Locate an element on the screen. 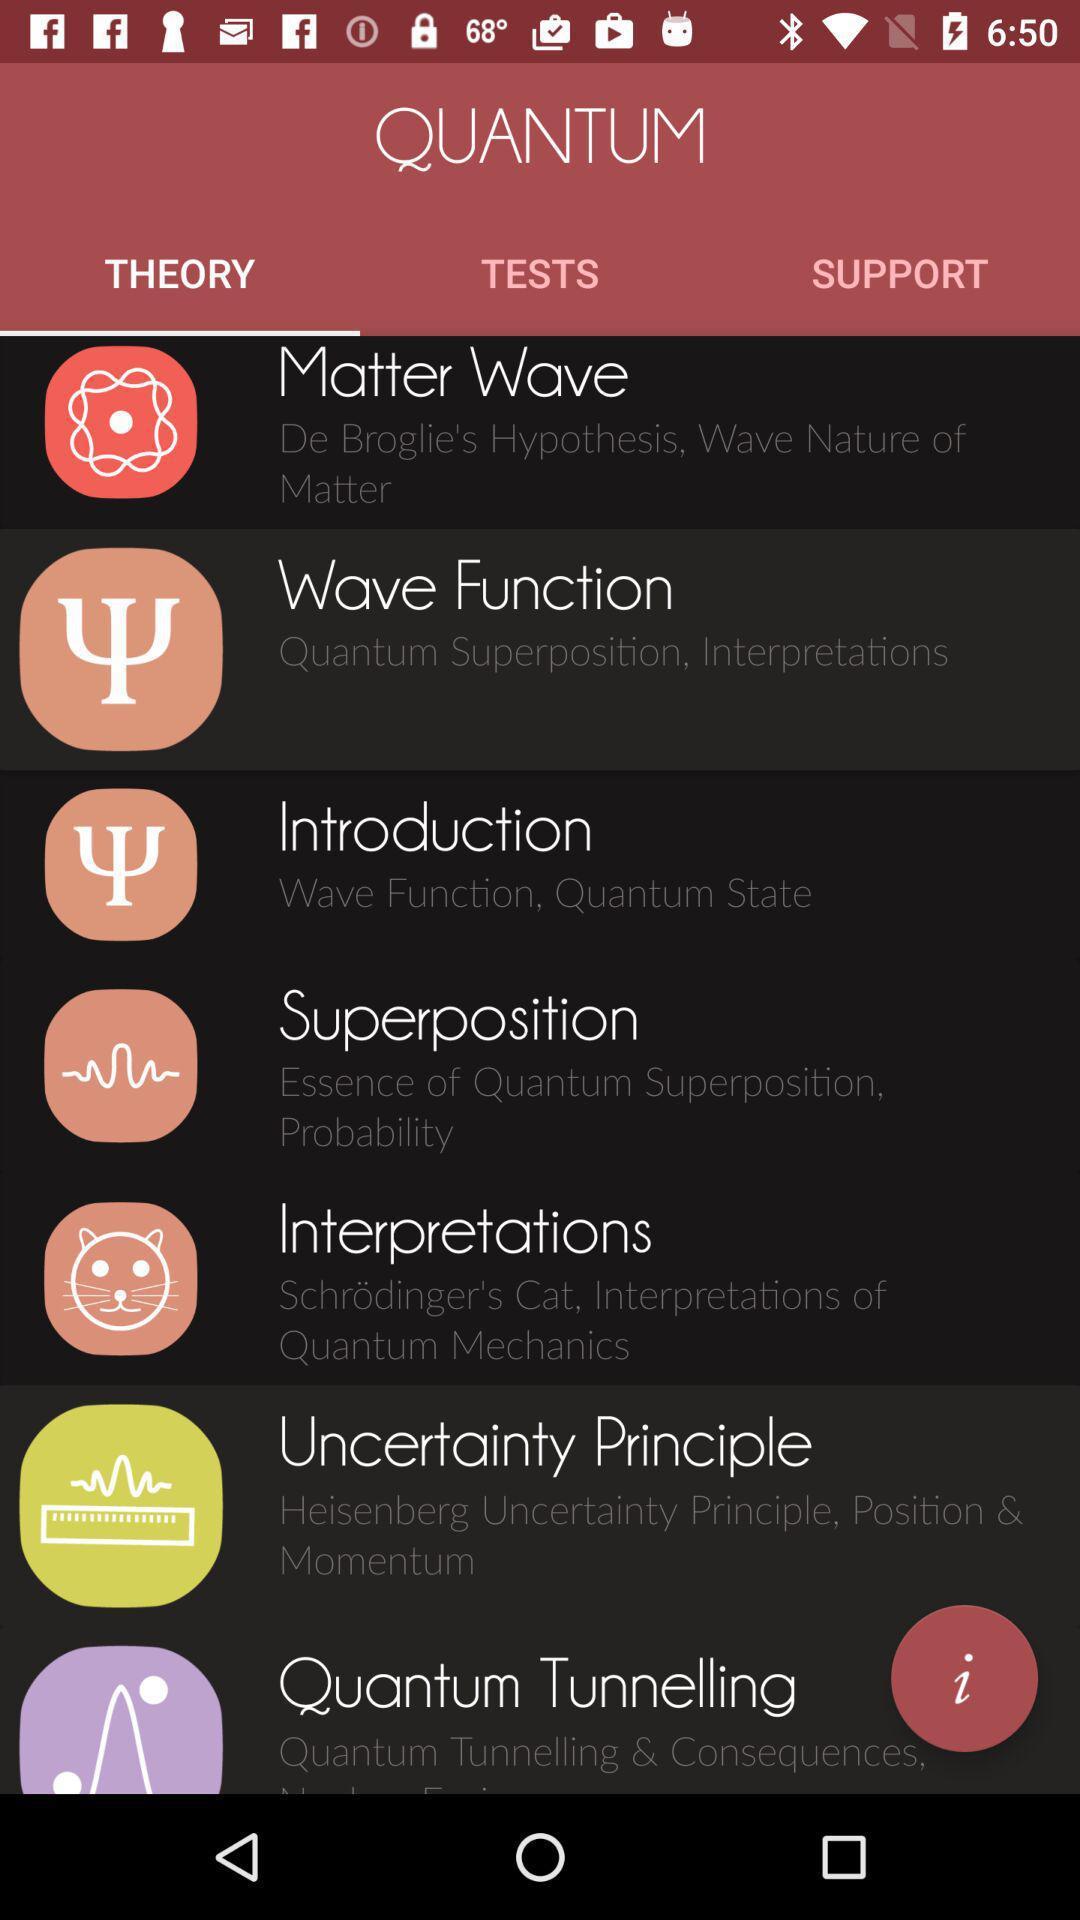 The image size is (1080, 1920). information is located at coordinates (963, 1678).